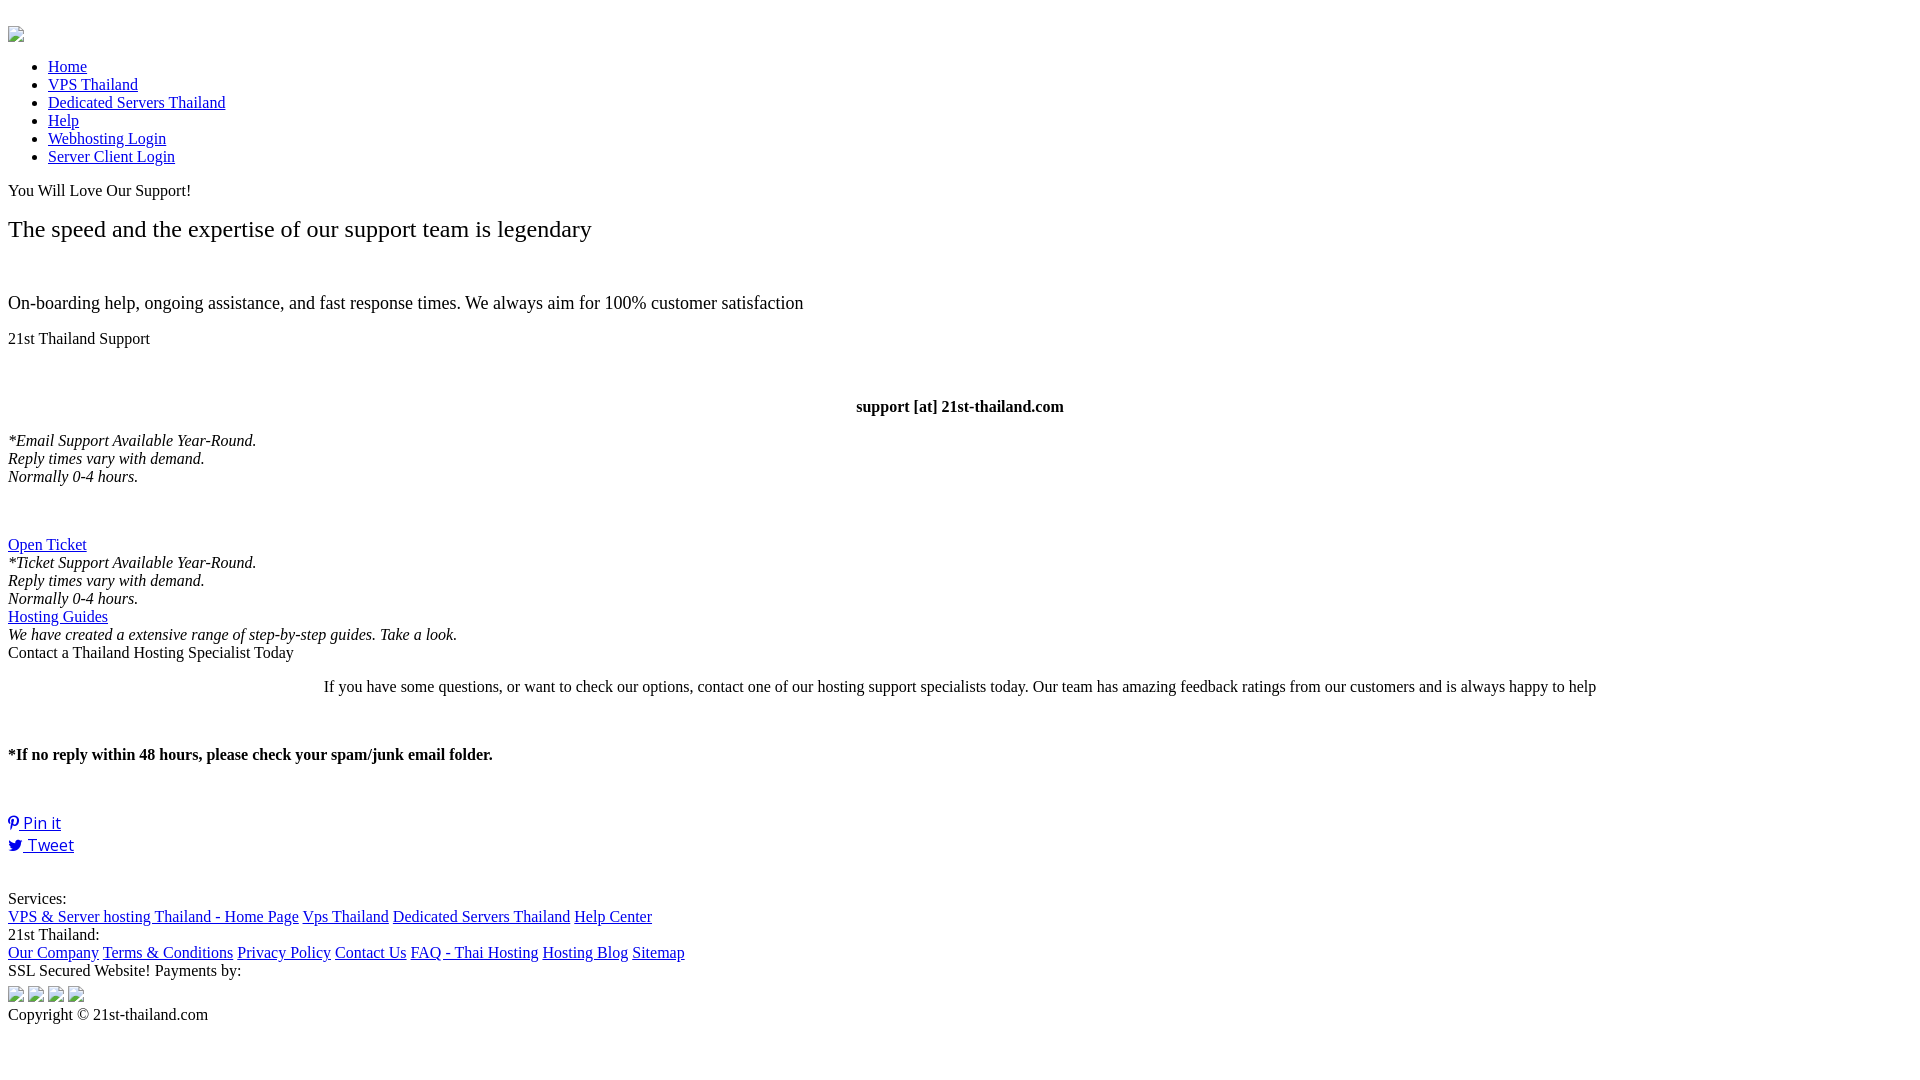 This screenshot has width=1920, height=1080. Describe the element at coordinates (335, 951) in the screenshot. I see `'Contact Us'` at that location.